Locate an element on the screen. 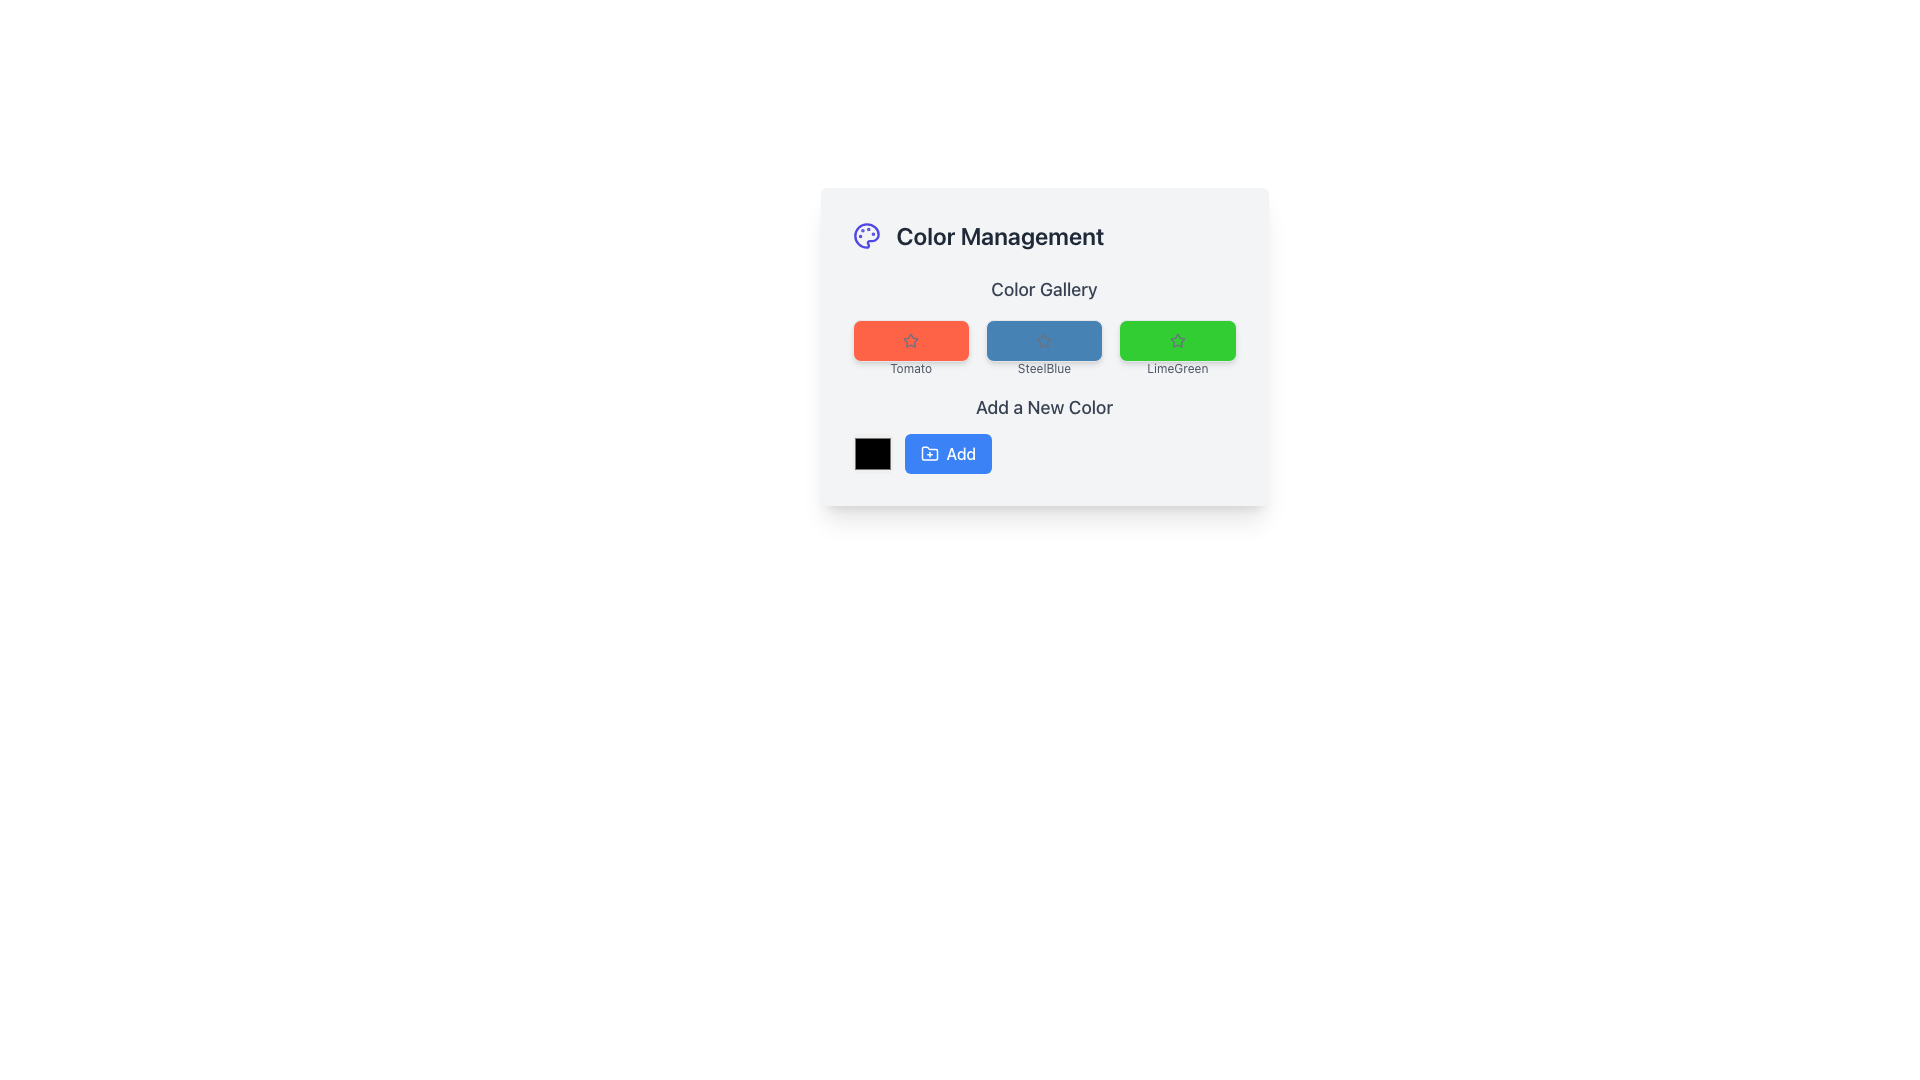 The width and height of the screenshot is (1920, 1080). the first star icon that is part of the color options layout, which is filled with gray and associated with the 'Tomato' option is located at coordinates (910, 339).